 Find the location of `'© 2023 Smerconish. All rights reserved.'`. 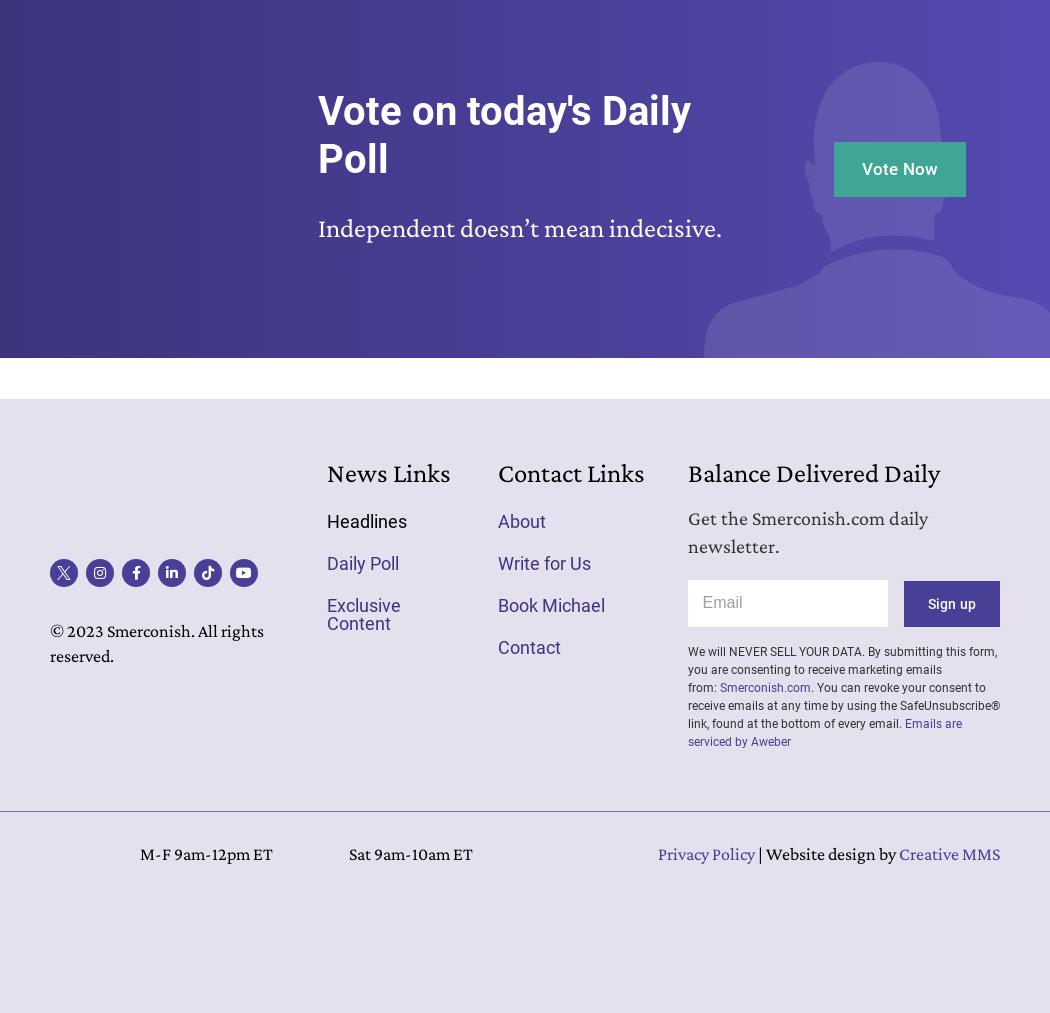

'© 2023 Smerconish. All rights reserved.' is located at coordinates (156, 642).